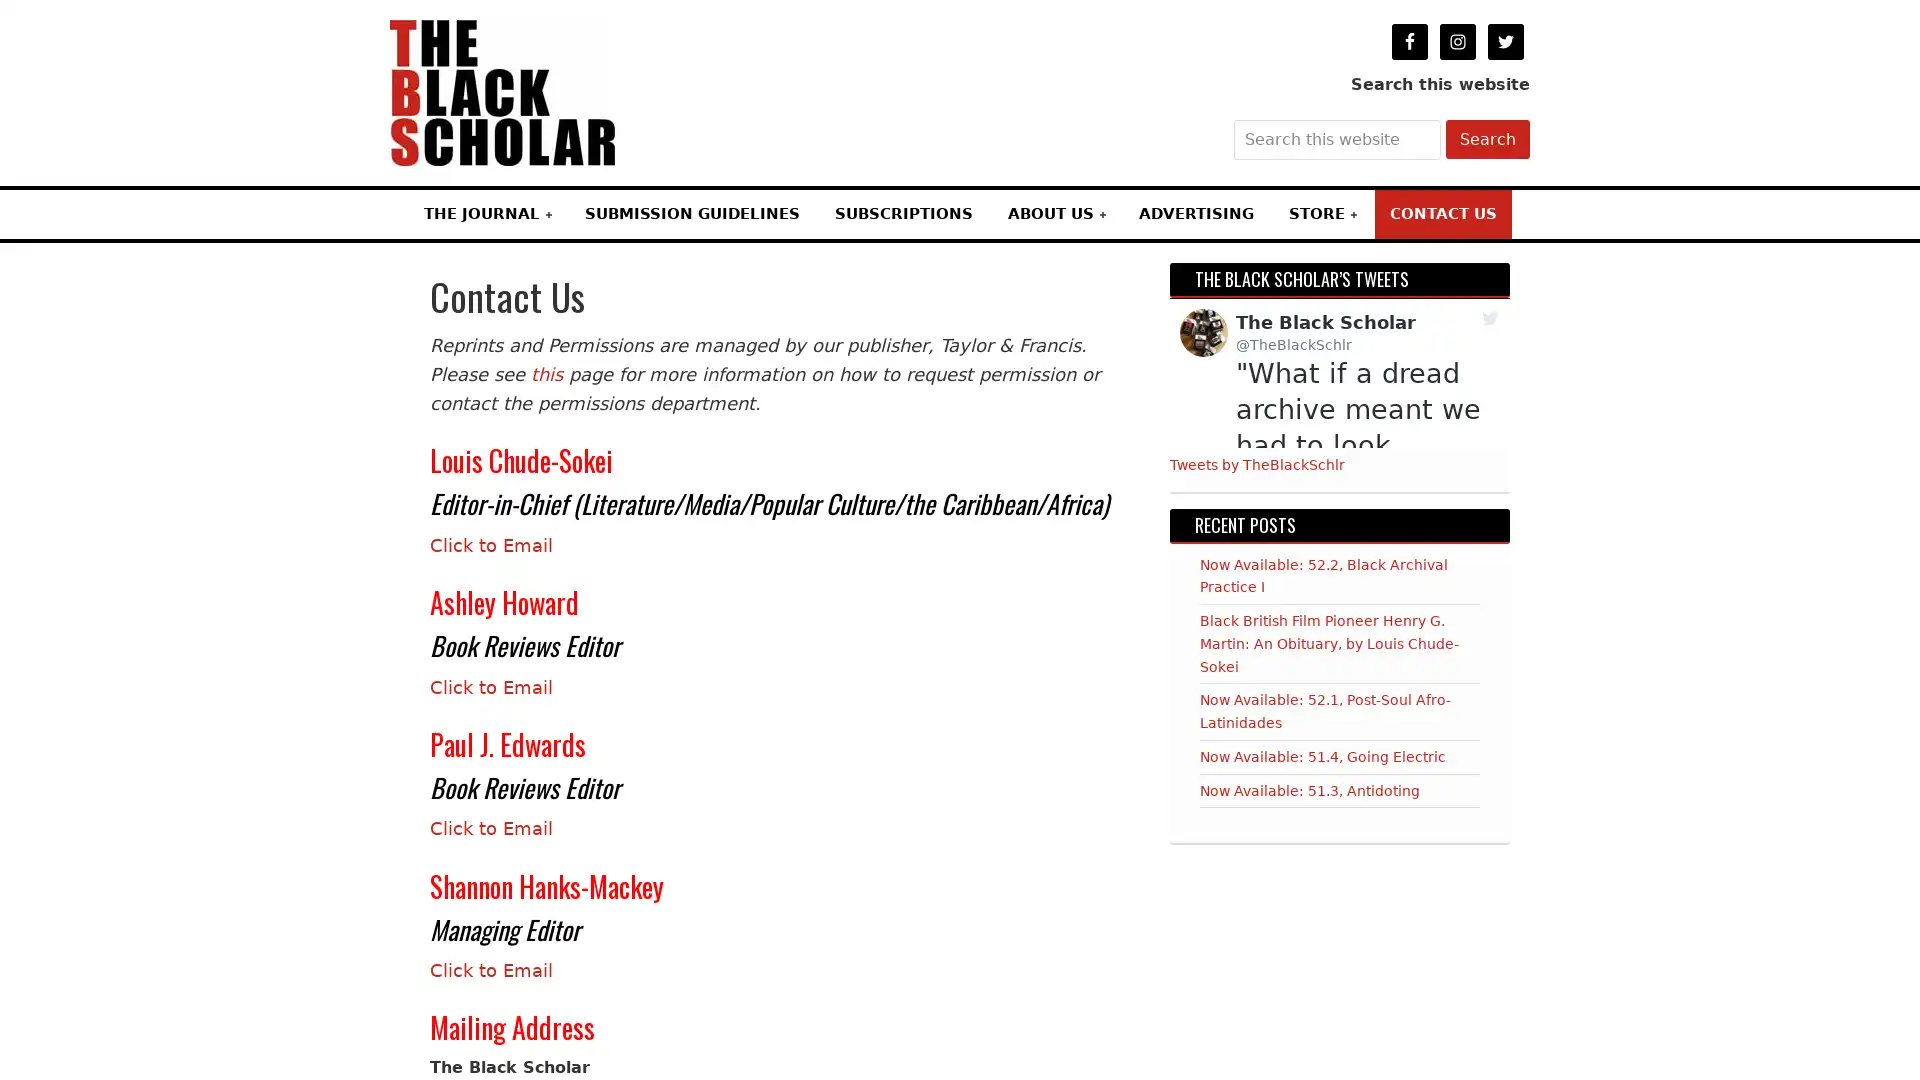  Describe the element at coordinates (1488, 138) in the screenshot. I see `Search` at that location.